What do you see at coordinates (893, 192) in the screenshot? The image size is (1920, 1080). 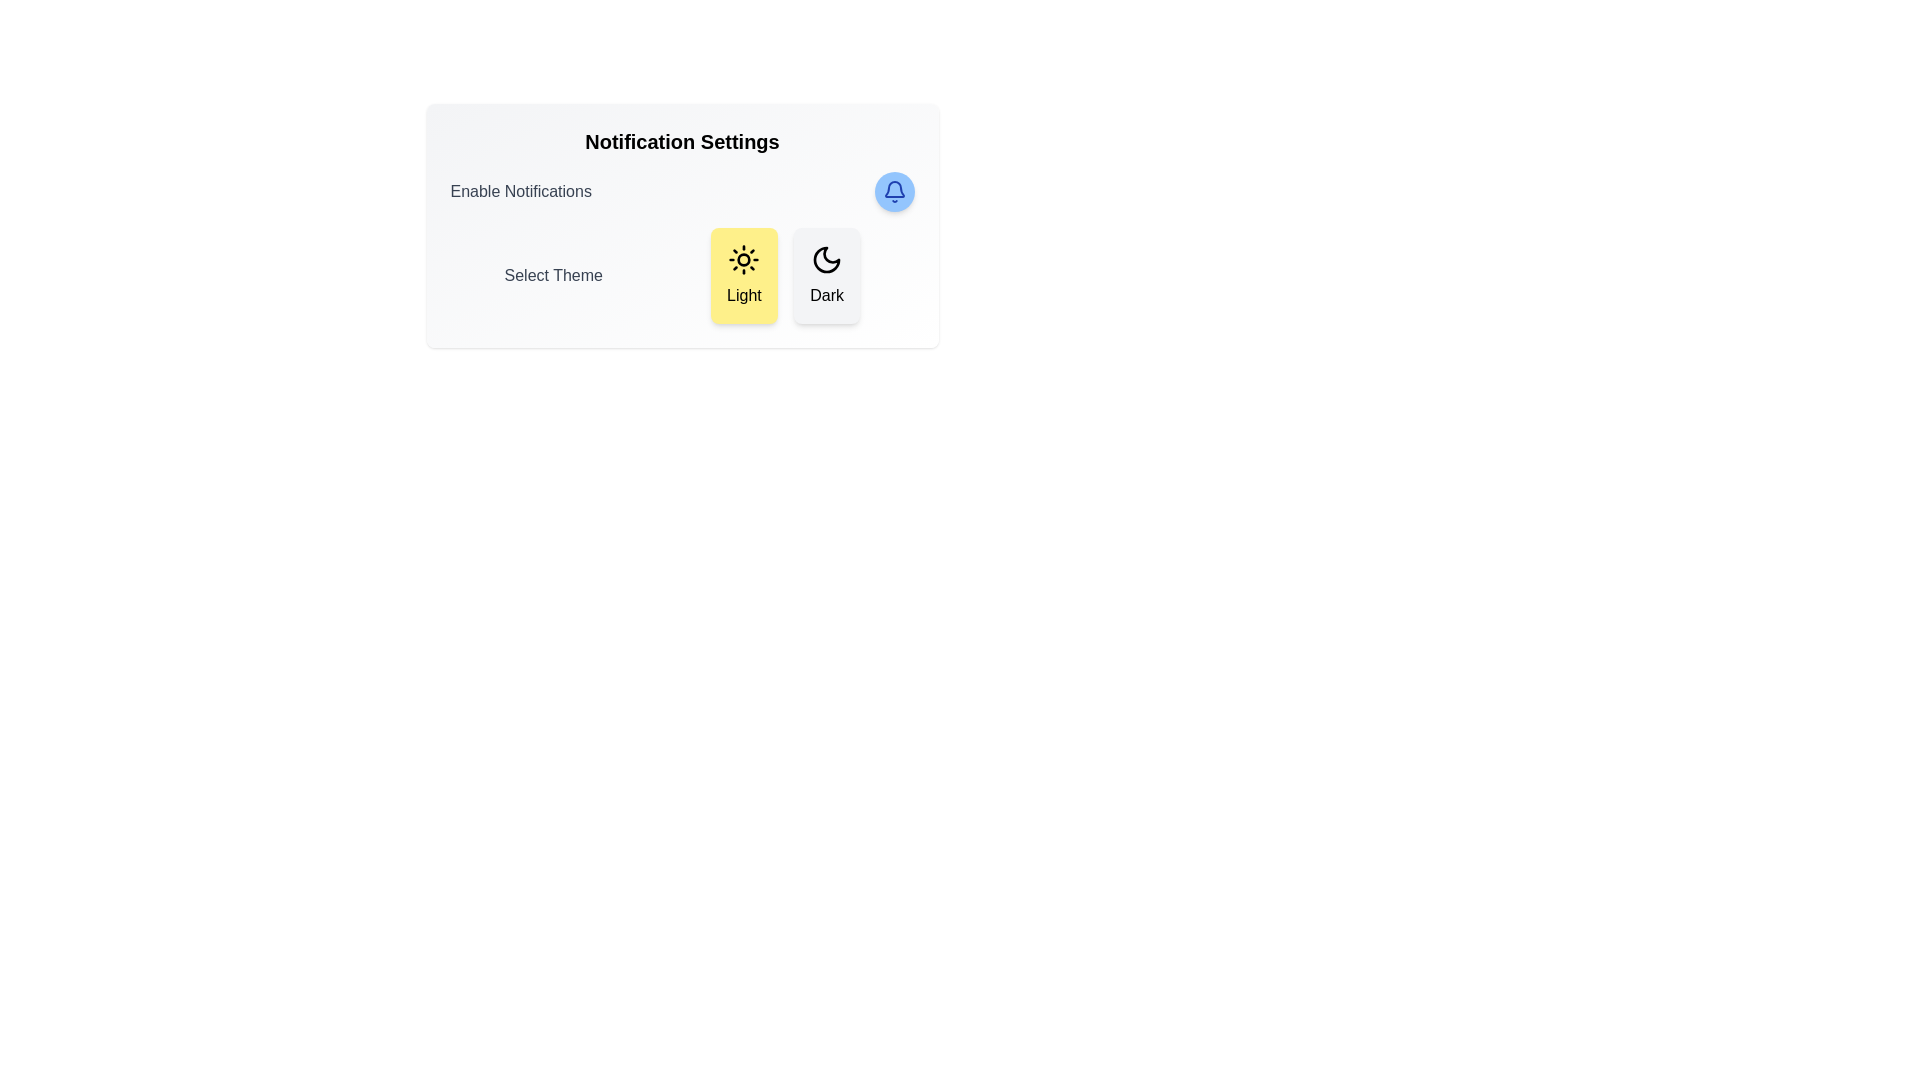 I see `the bell icon to toggle the notification status` at bounding box center [893, 192].